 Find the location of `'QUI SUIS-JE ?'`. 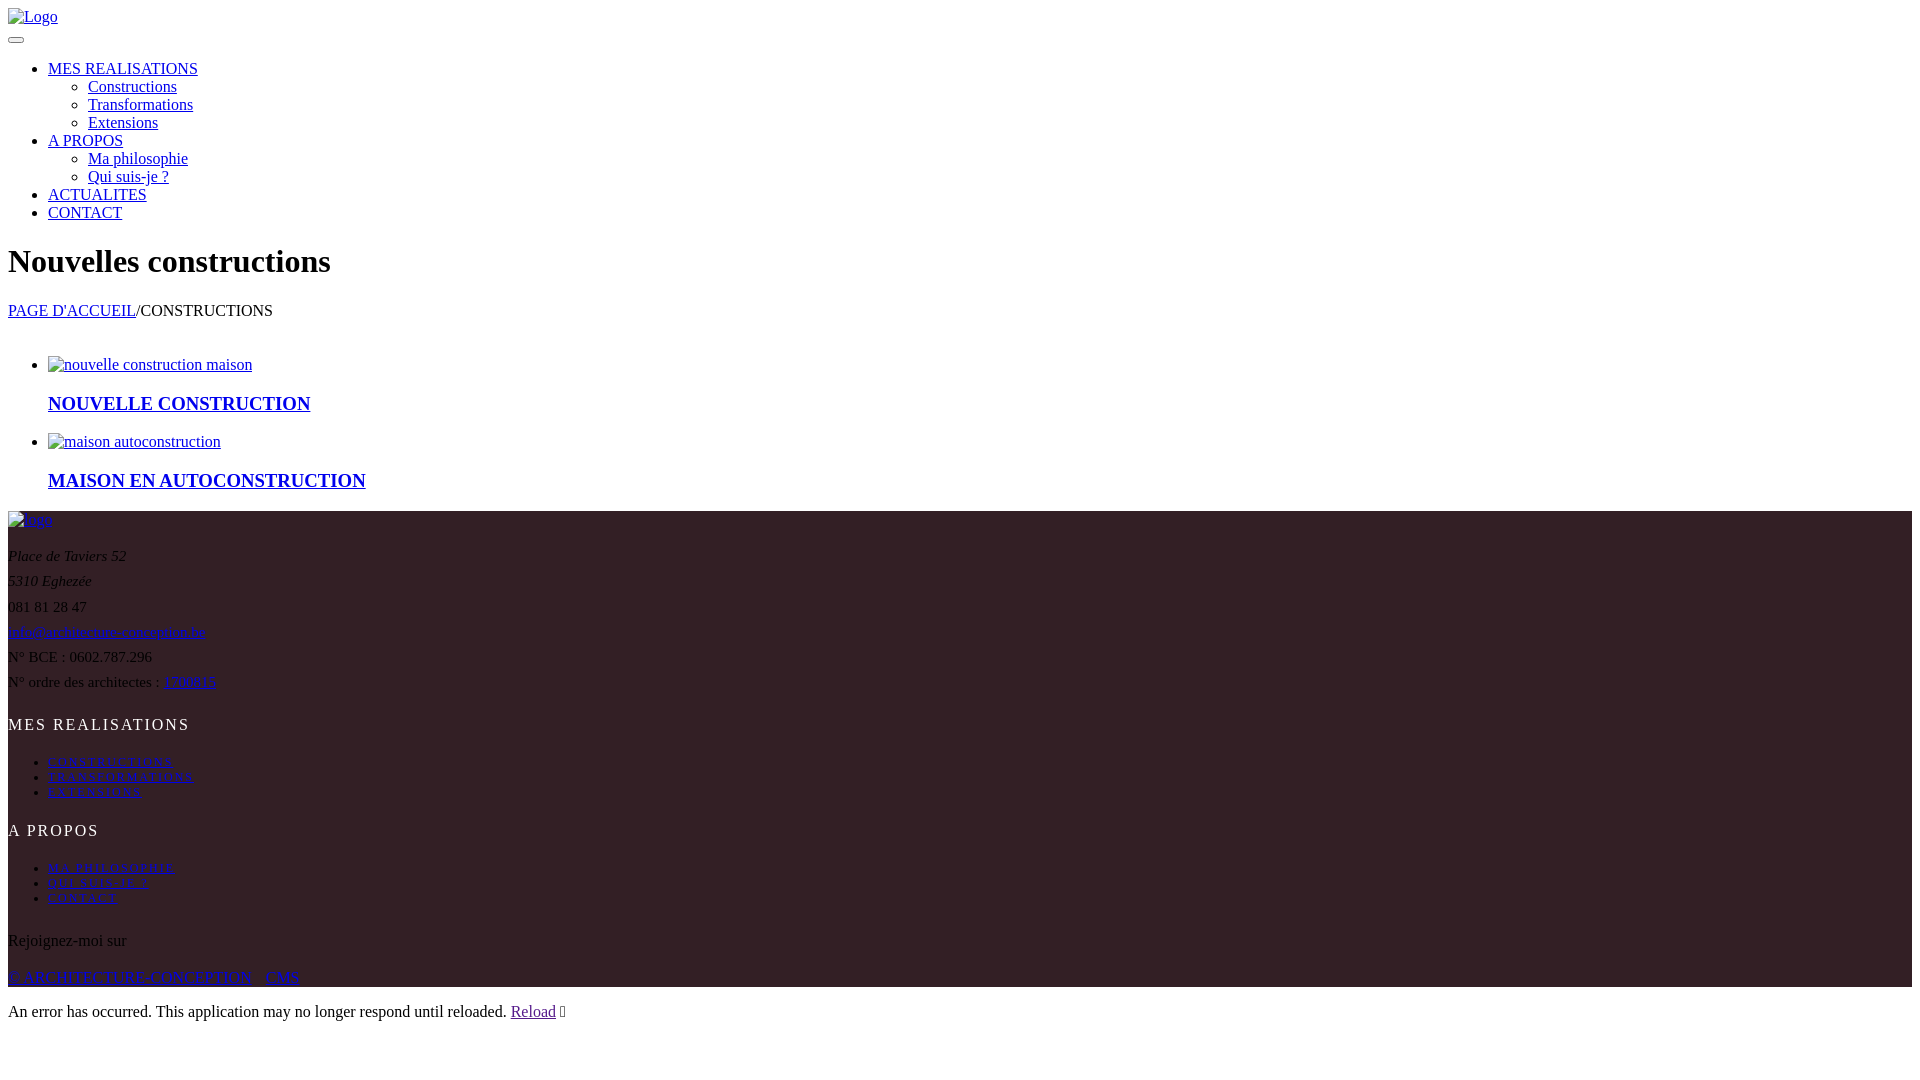

'QUI SUIS-JE ?' is located at coordinates (97, 882).